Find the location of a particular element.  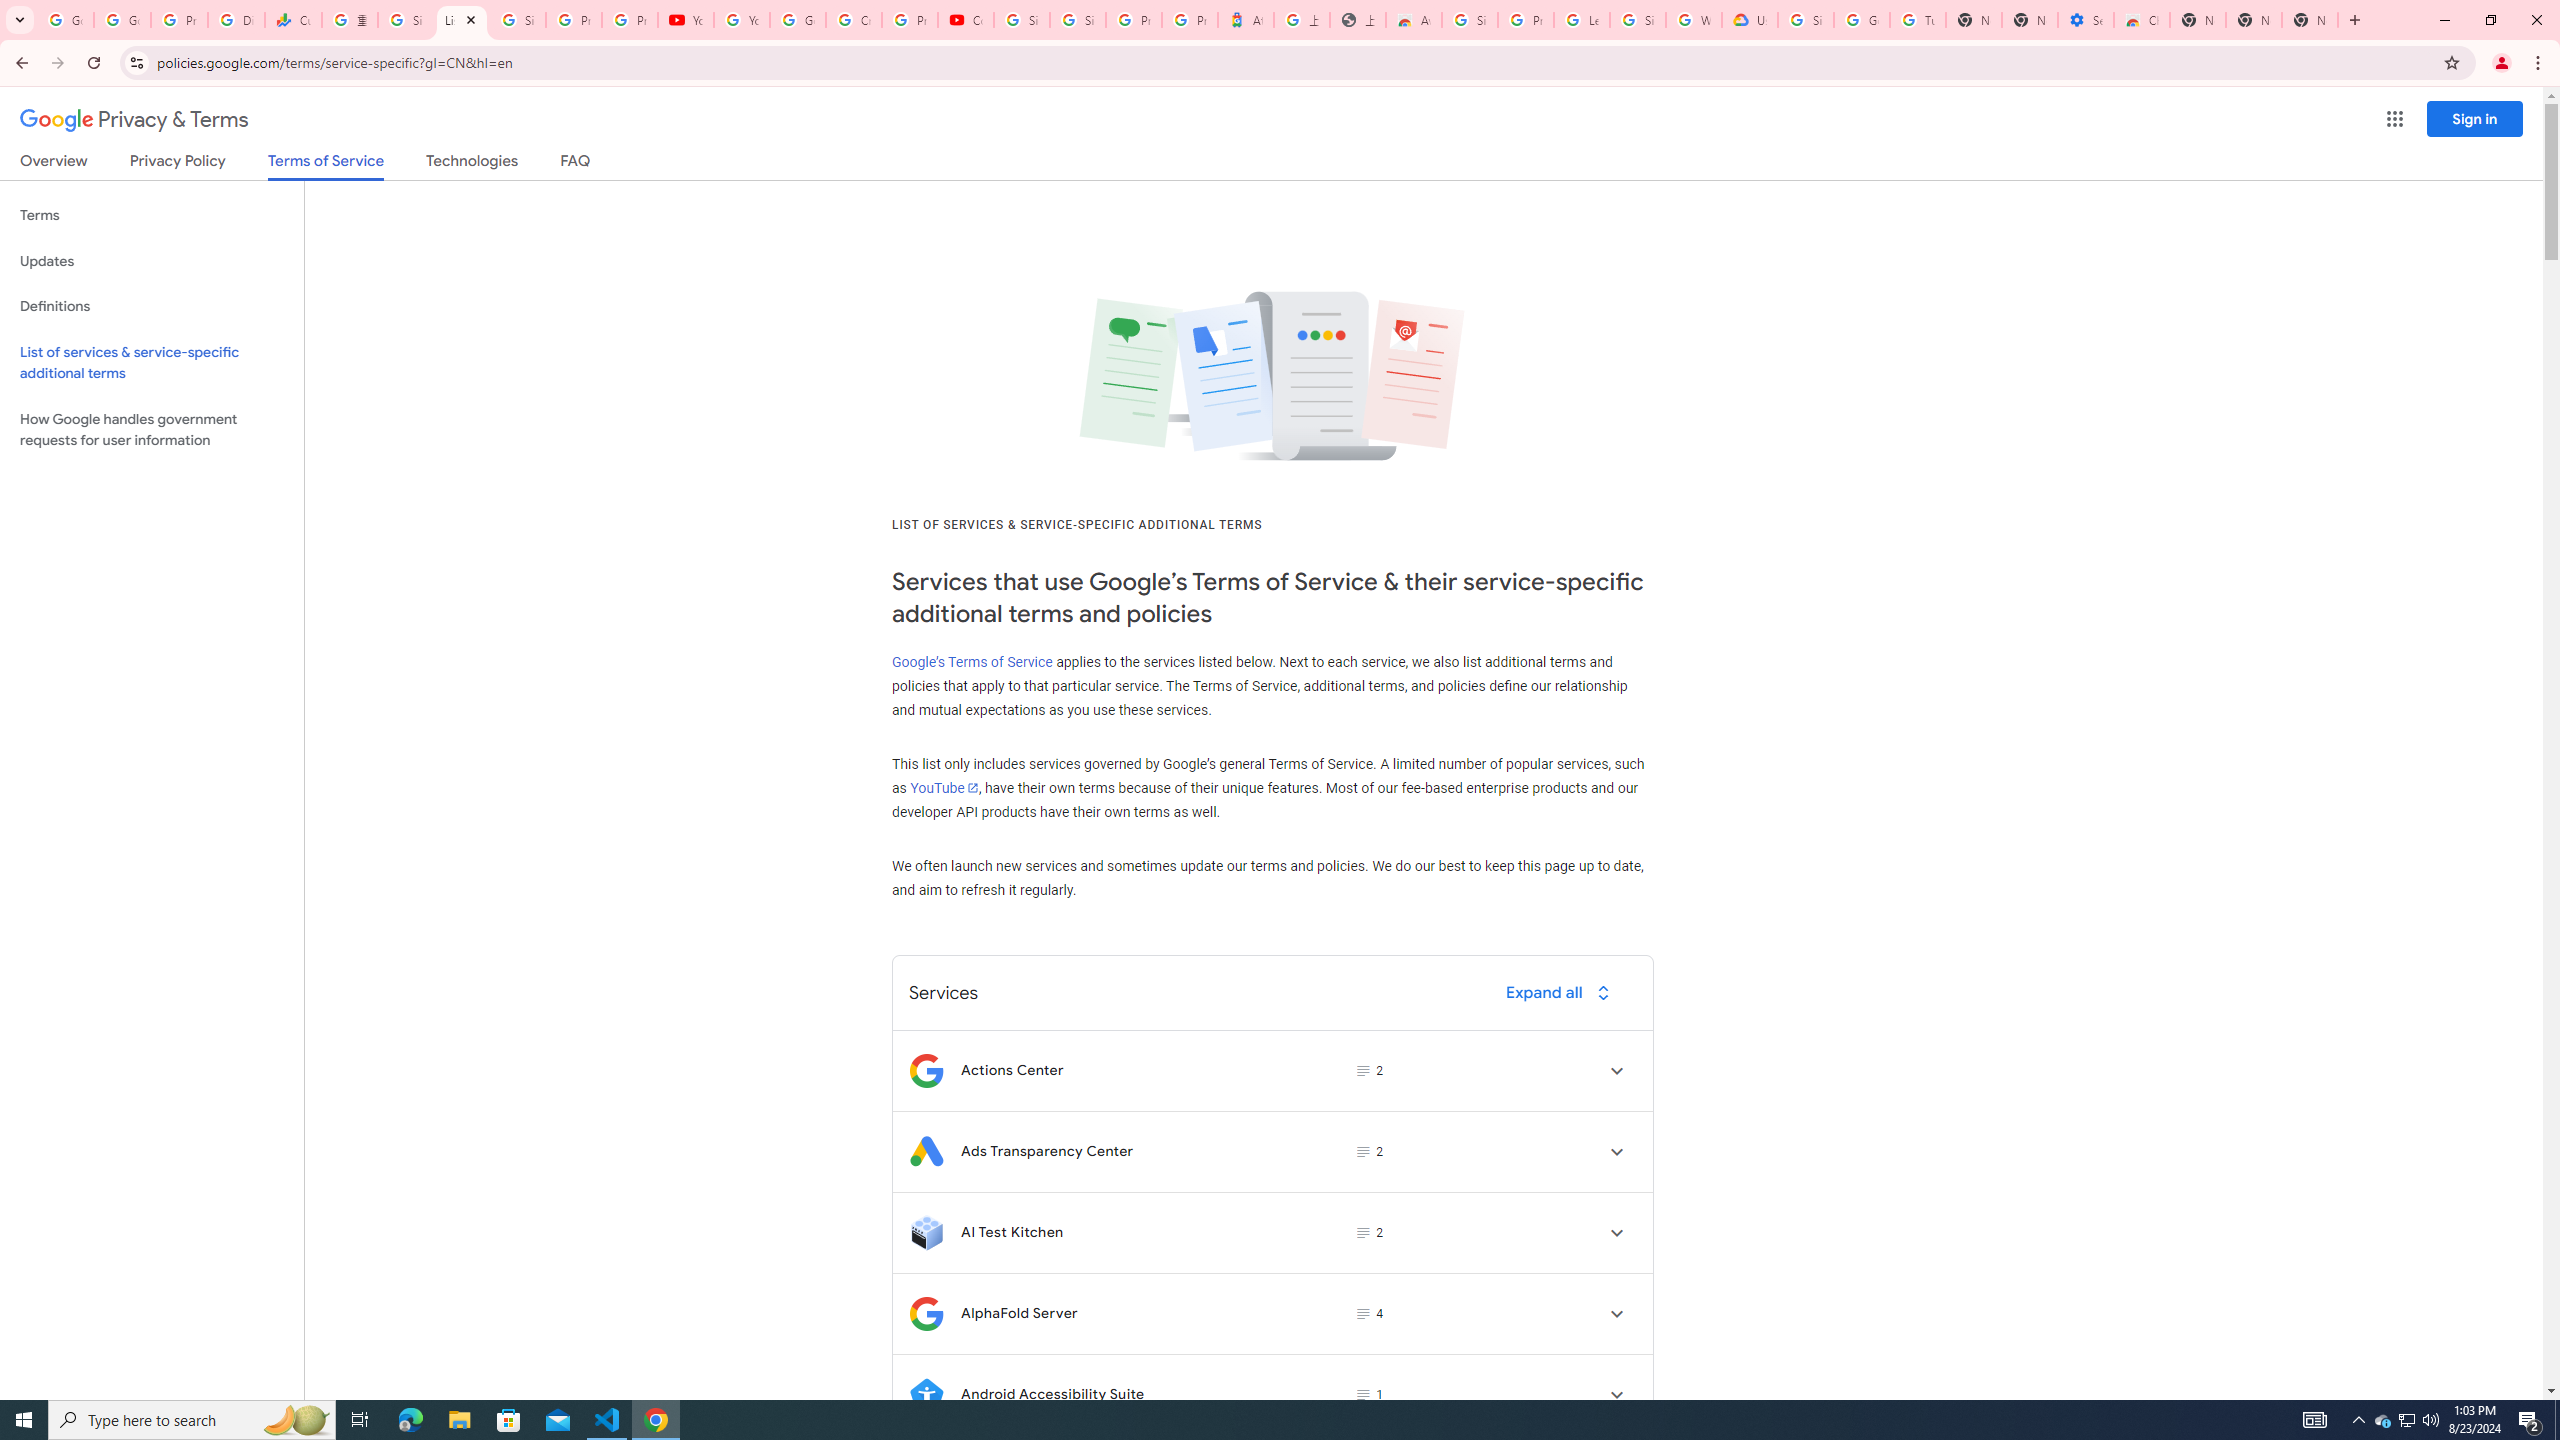

'Create your Google Account' is located at coordinates (852, 19).